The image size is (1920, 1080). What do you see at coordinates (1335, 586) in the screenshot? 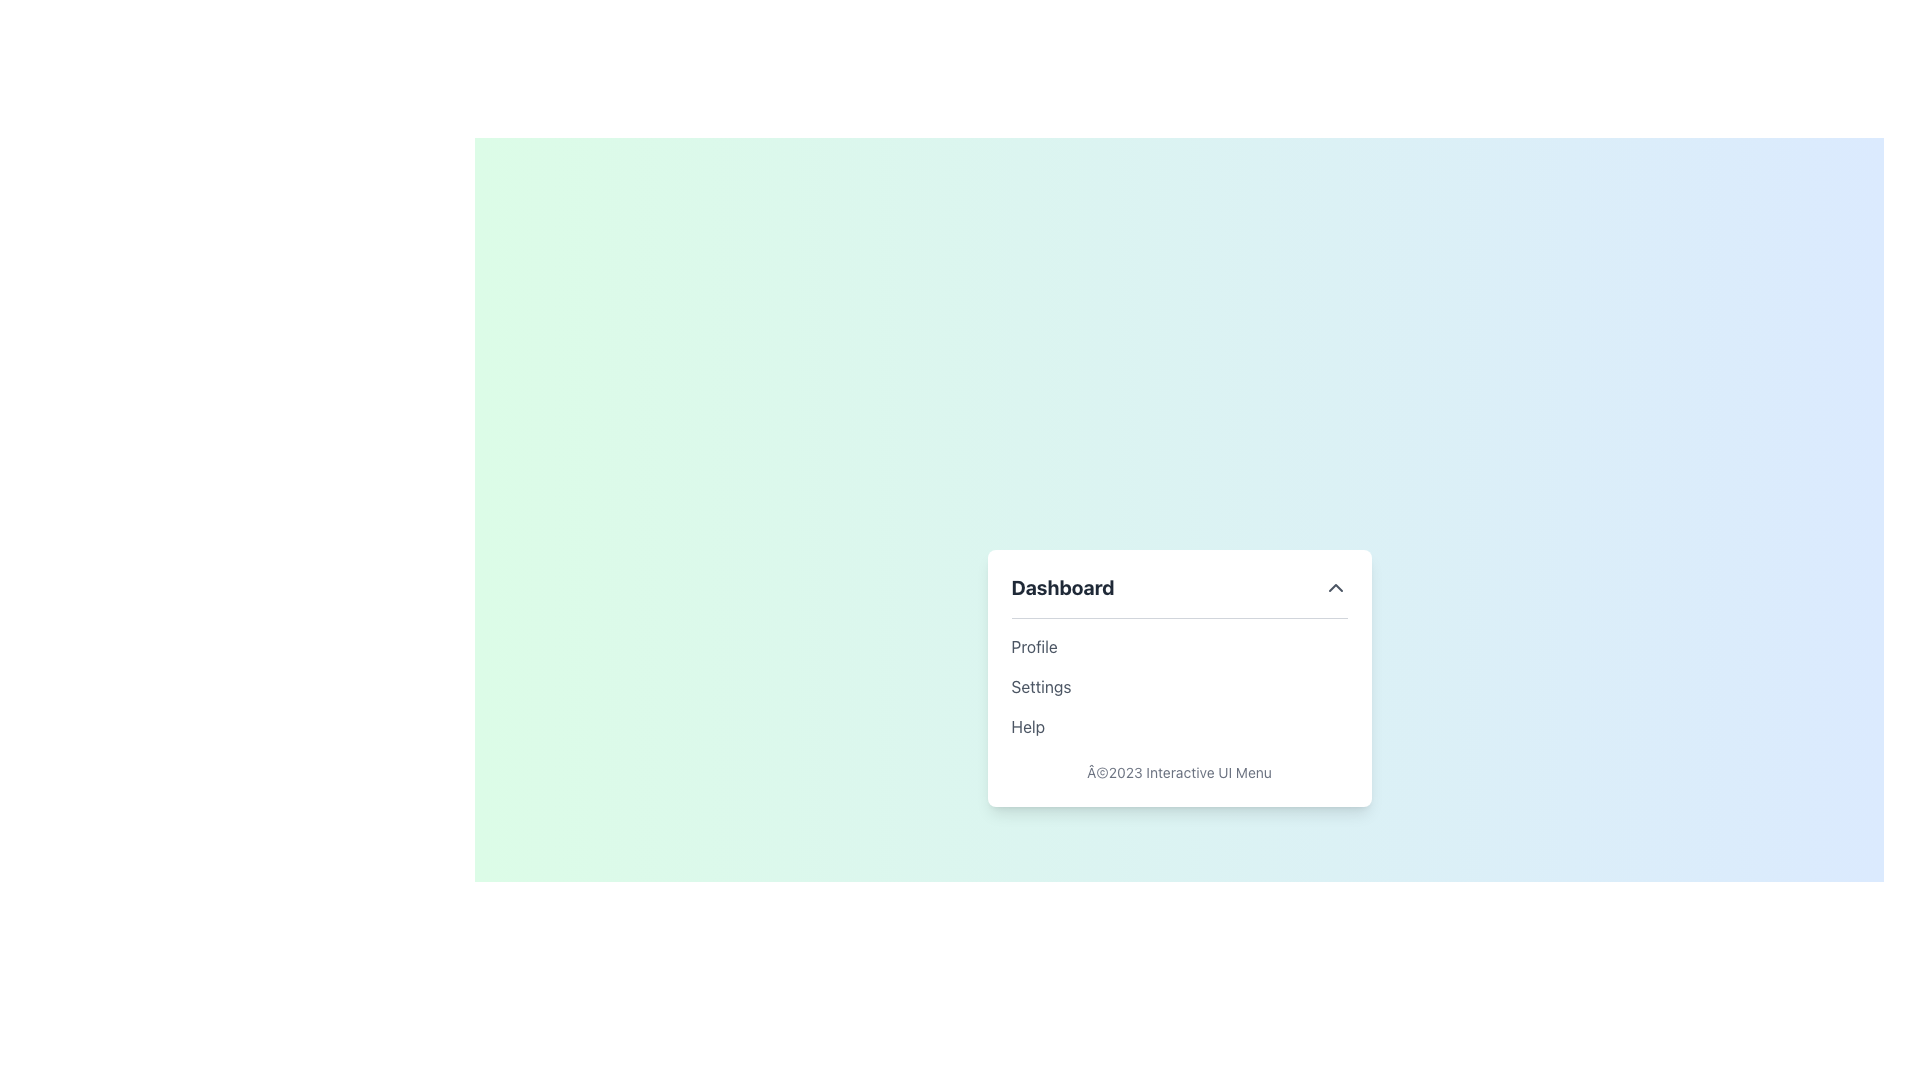
I see `the toggle button in the top-right corner of the 'Dashboard' section` at bounding box center [1335, 586].